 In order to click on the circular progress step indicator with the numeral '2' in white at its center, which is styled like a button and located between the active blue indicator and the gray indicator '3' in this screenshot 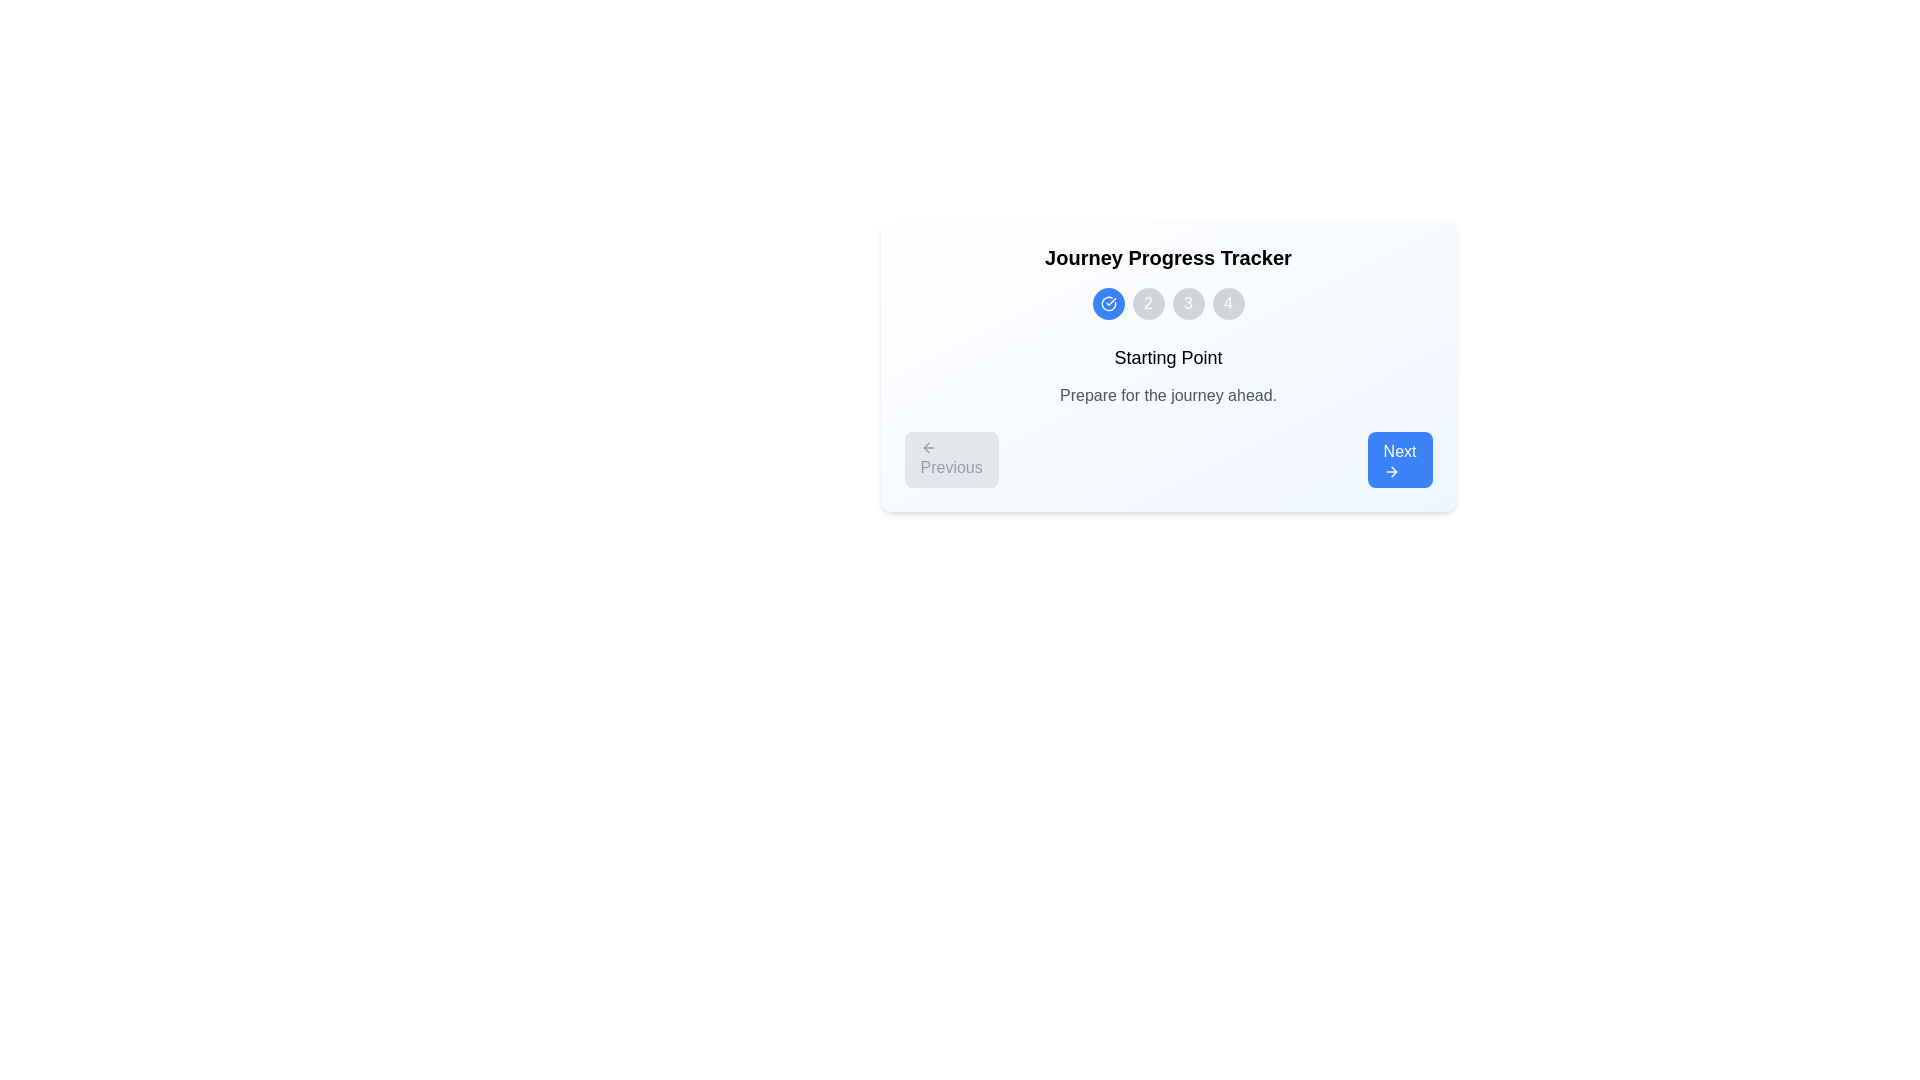, I will do `click(1148, 304)`.